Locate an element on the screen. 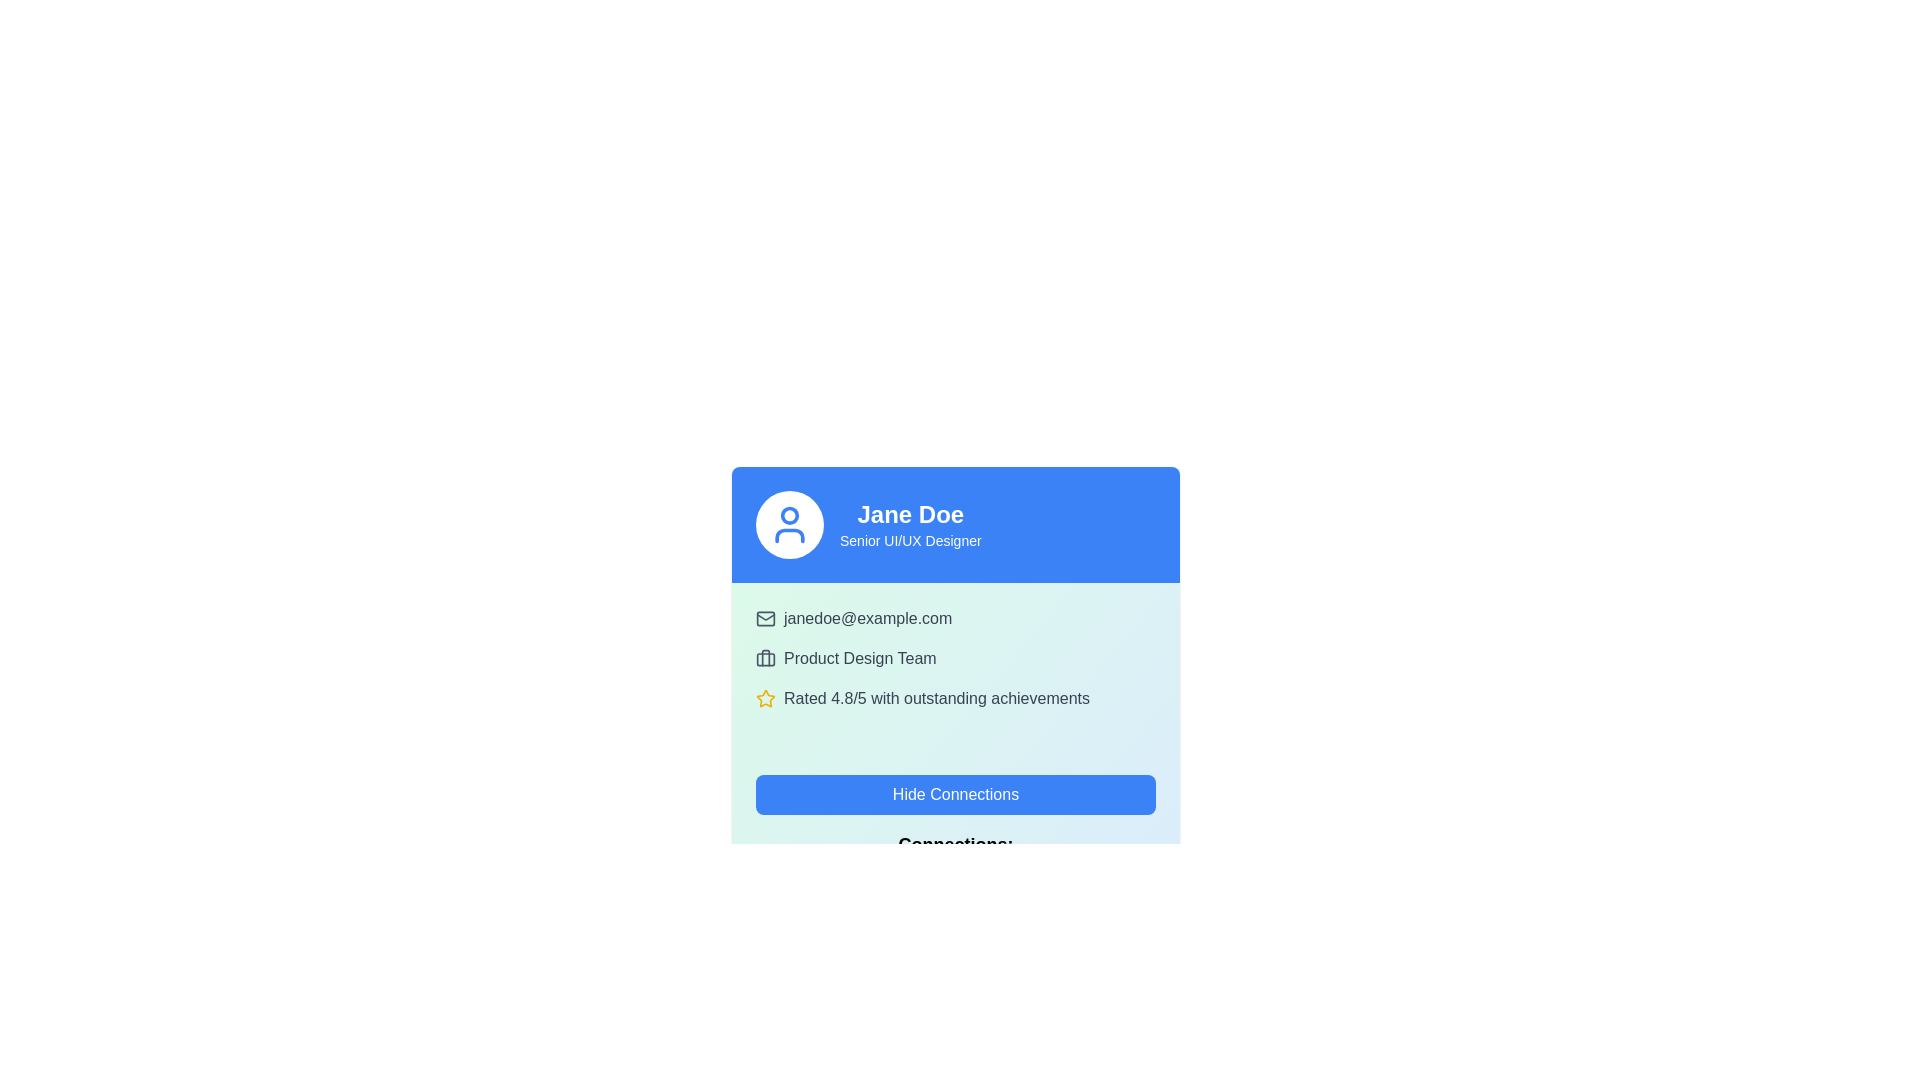 This screenshot has height=1080, width=1920. the decorative text element indicating the rating system, which is located in the third row under the profile information section is located at coordinates (954, 697).